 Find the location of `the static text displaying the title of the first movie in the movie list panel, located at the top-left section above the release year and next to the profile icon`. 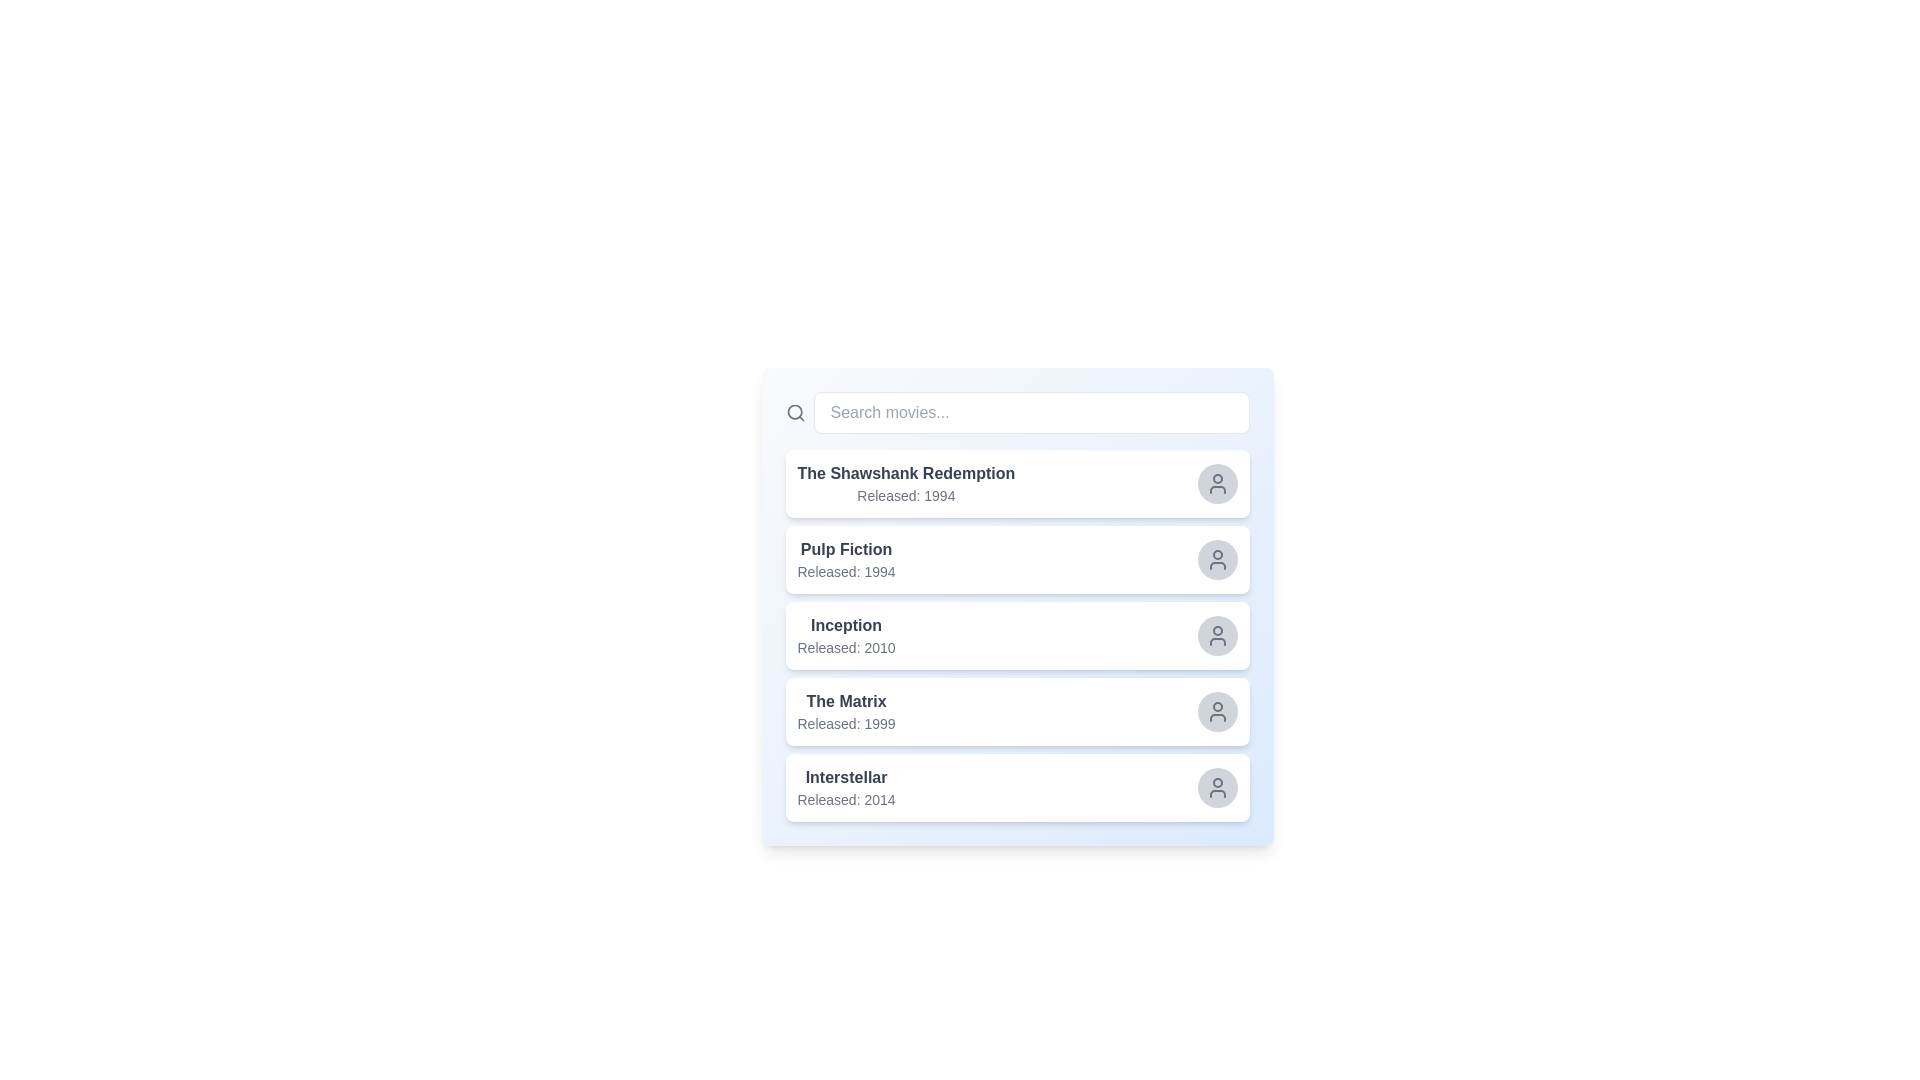

the static text displaying the title of the first movie in the movie list panel, located at the top-left section above the release year and next to the profile icon is located at coordinates (905, 474).